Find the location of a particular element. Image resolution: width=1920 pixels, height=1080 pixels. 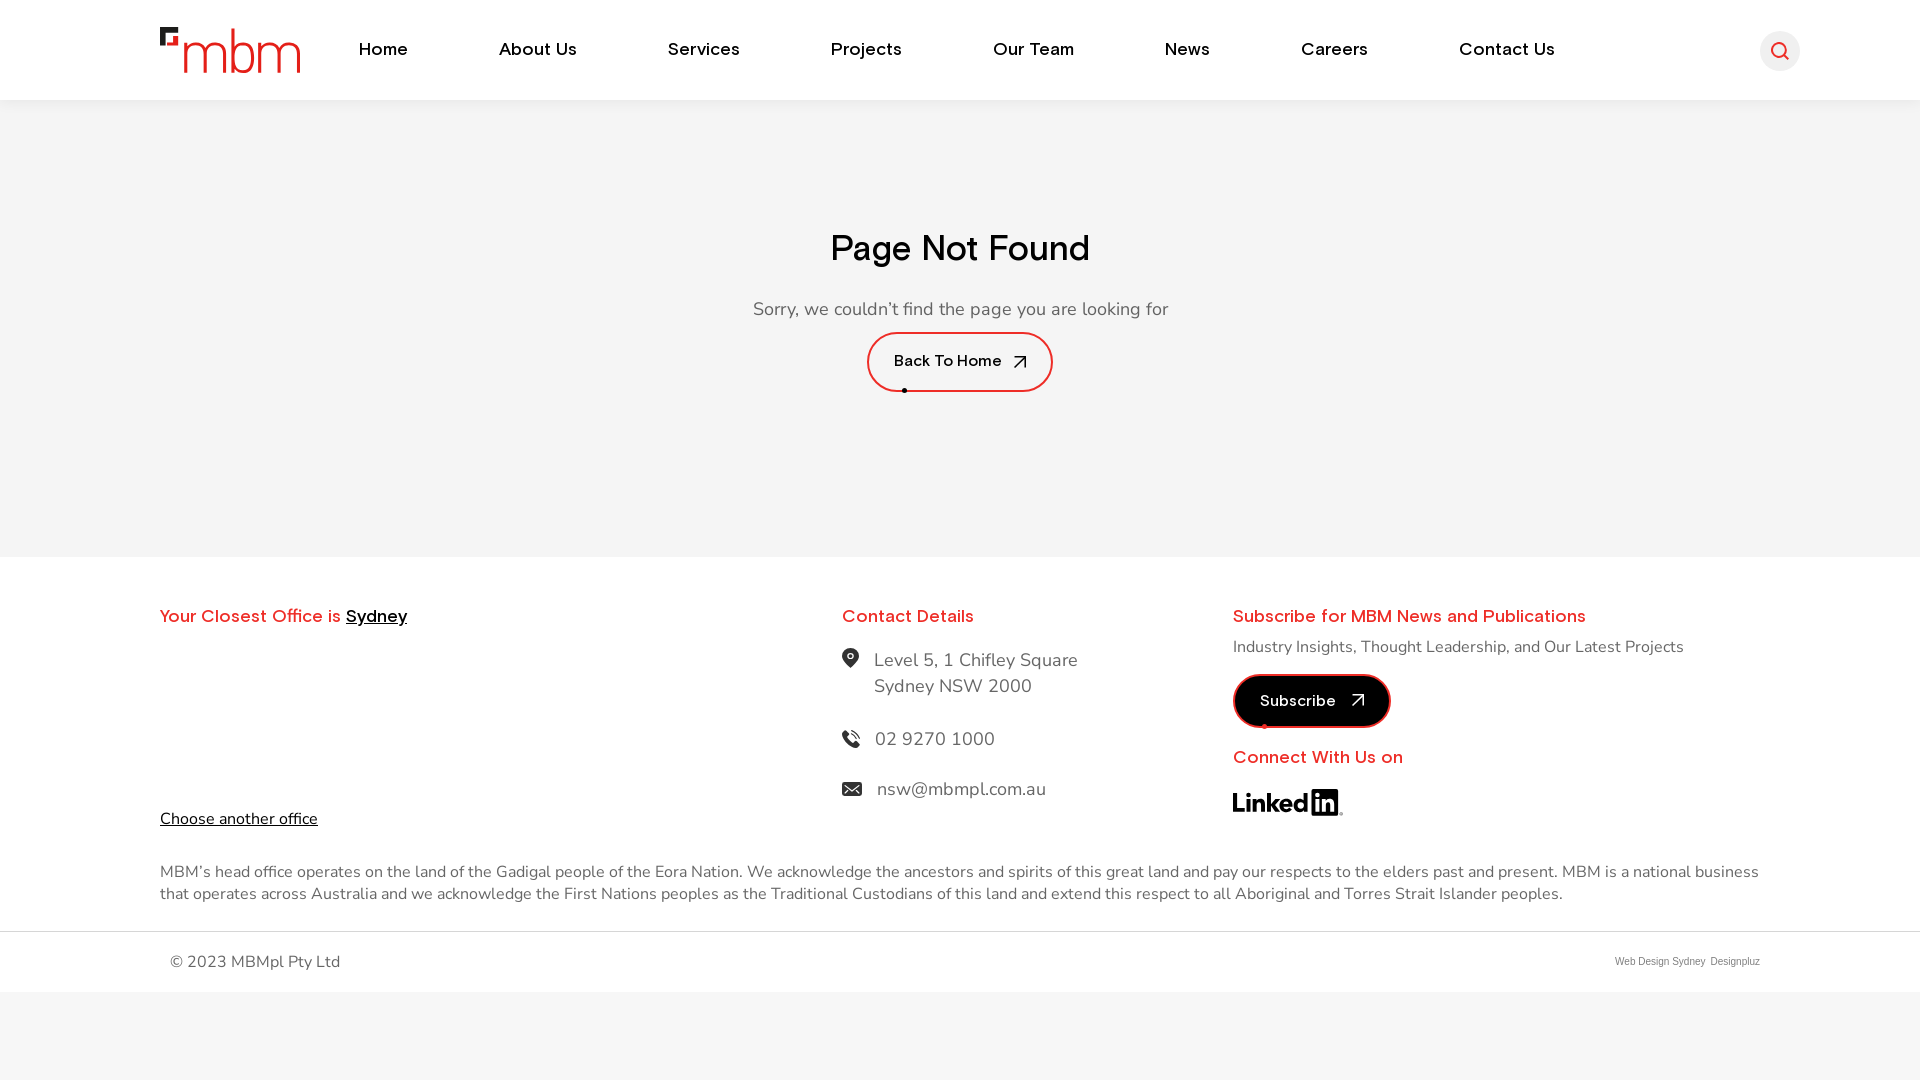

'Designpluz' is located at coordinates (1731, 960).